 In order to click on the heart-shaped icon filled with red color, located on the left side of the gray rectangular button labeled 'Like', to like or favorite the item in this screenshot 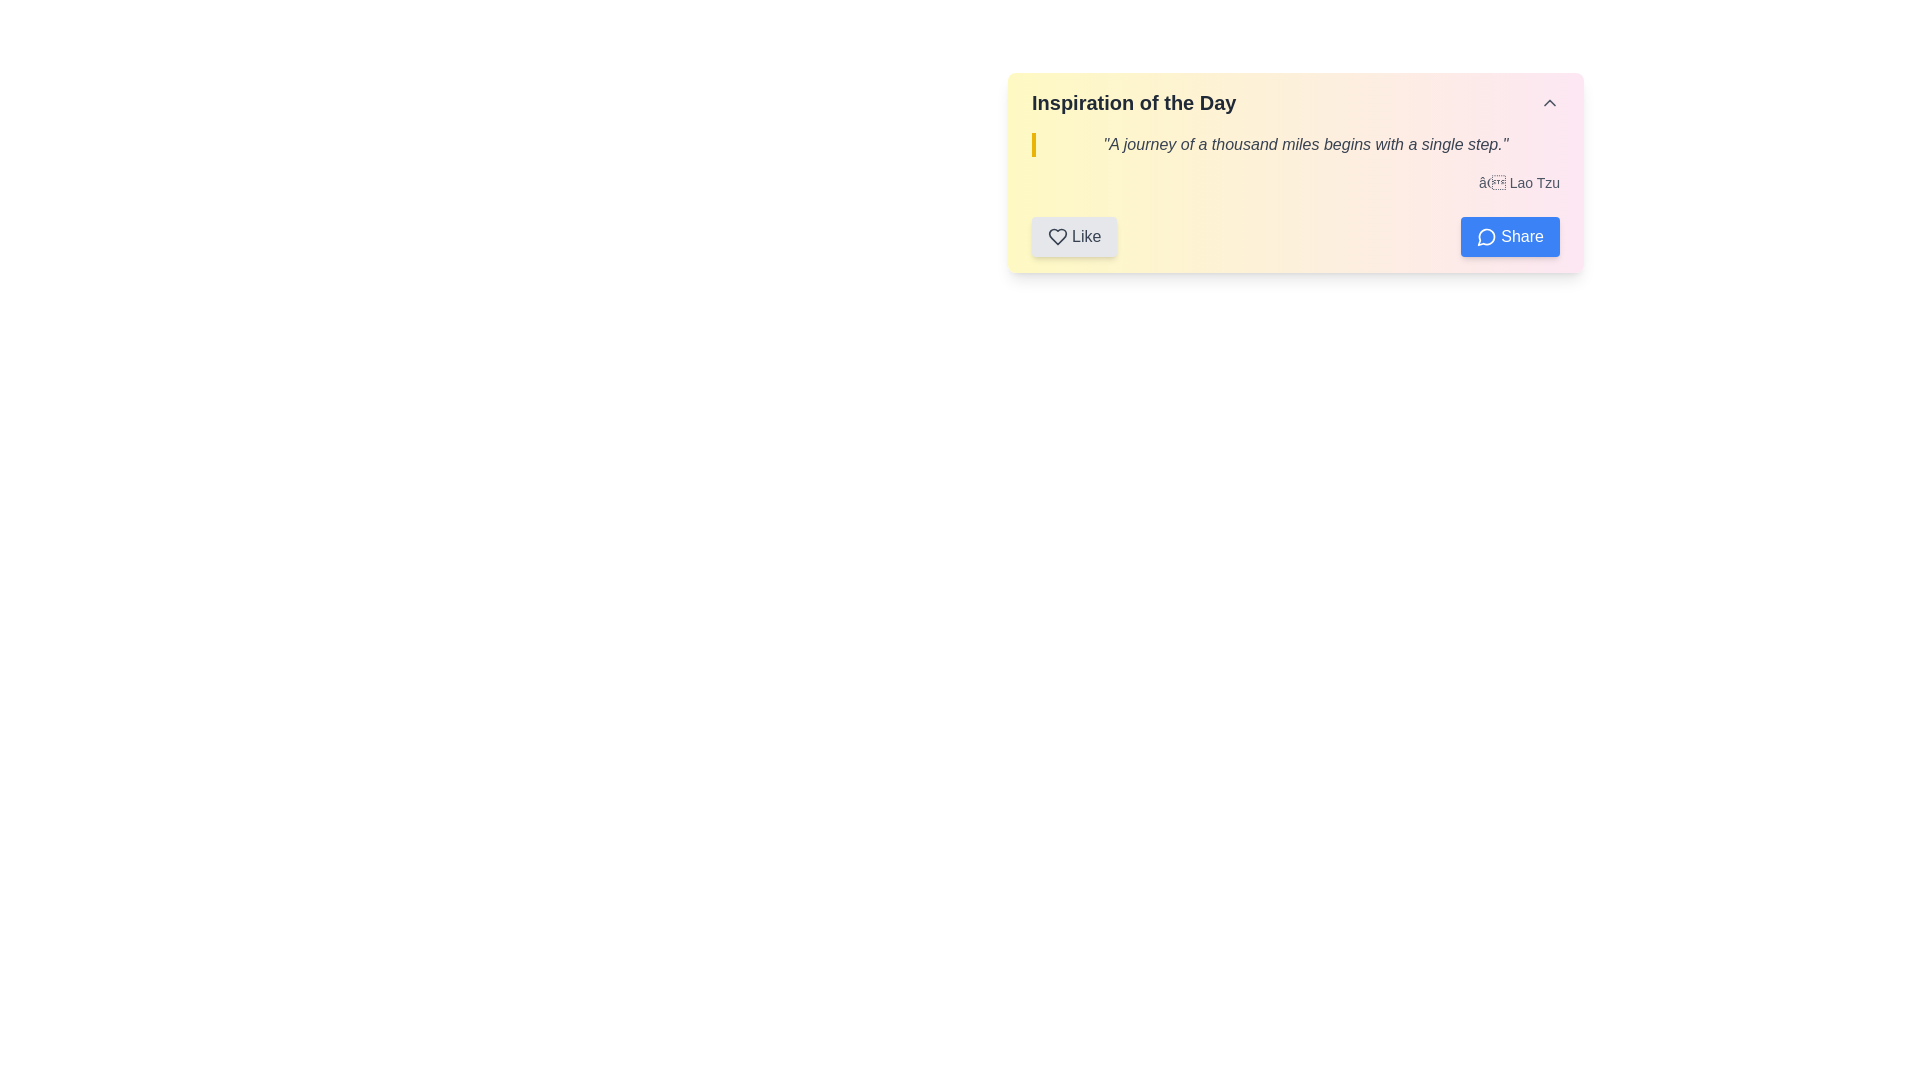, I will do `click(1056, 235)`.